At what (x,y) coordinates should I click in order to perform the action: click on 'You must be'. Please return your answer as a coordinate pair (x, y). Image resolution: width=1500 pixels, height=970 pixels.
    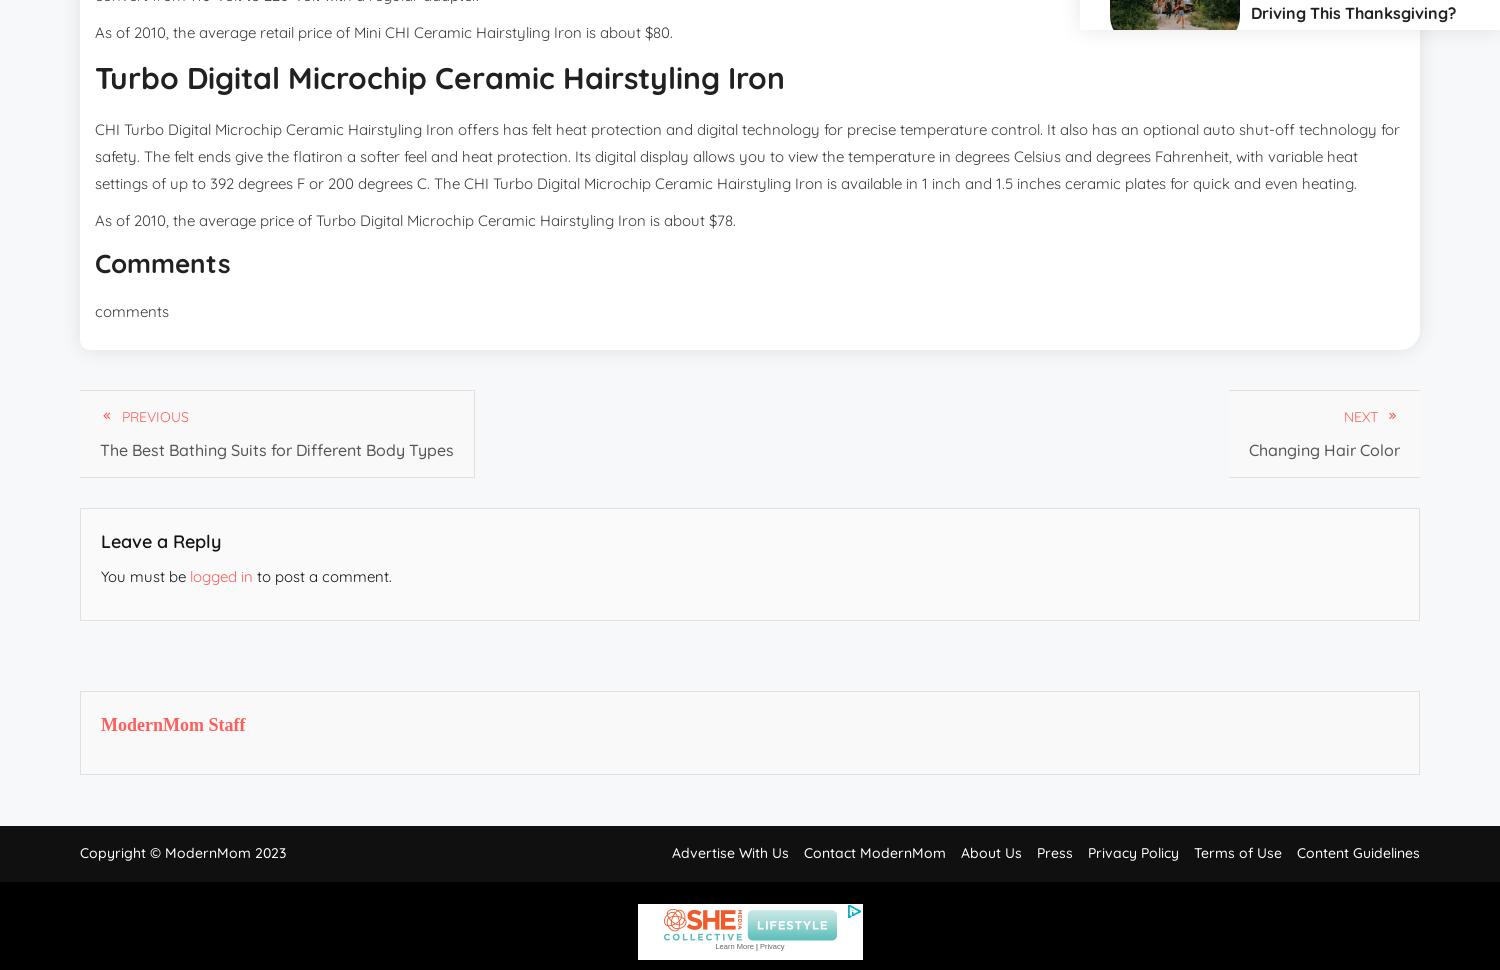
    Looking at the image, I should click on (145, 575).